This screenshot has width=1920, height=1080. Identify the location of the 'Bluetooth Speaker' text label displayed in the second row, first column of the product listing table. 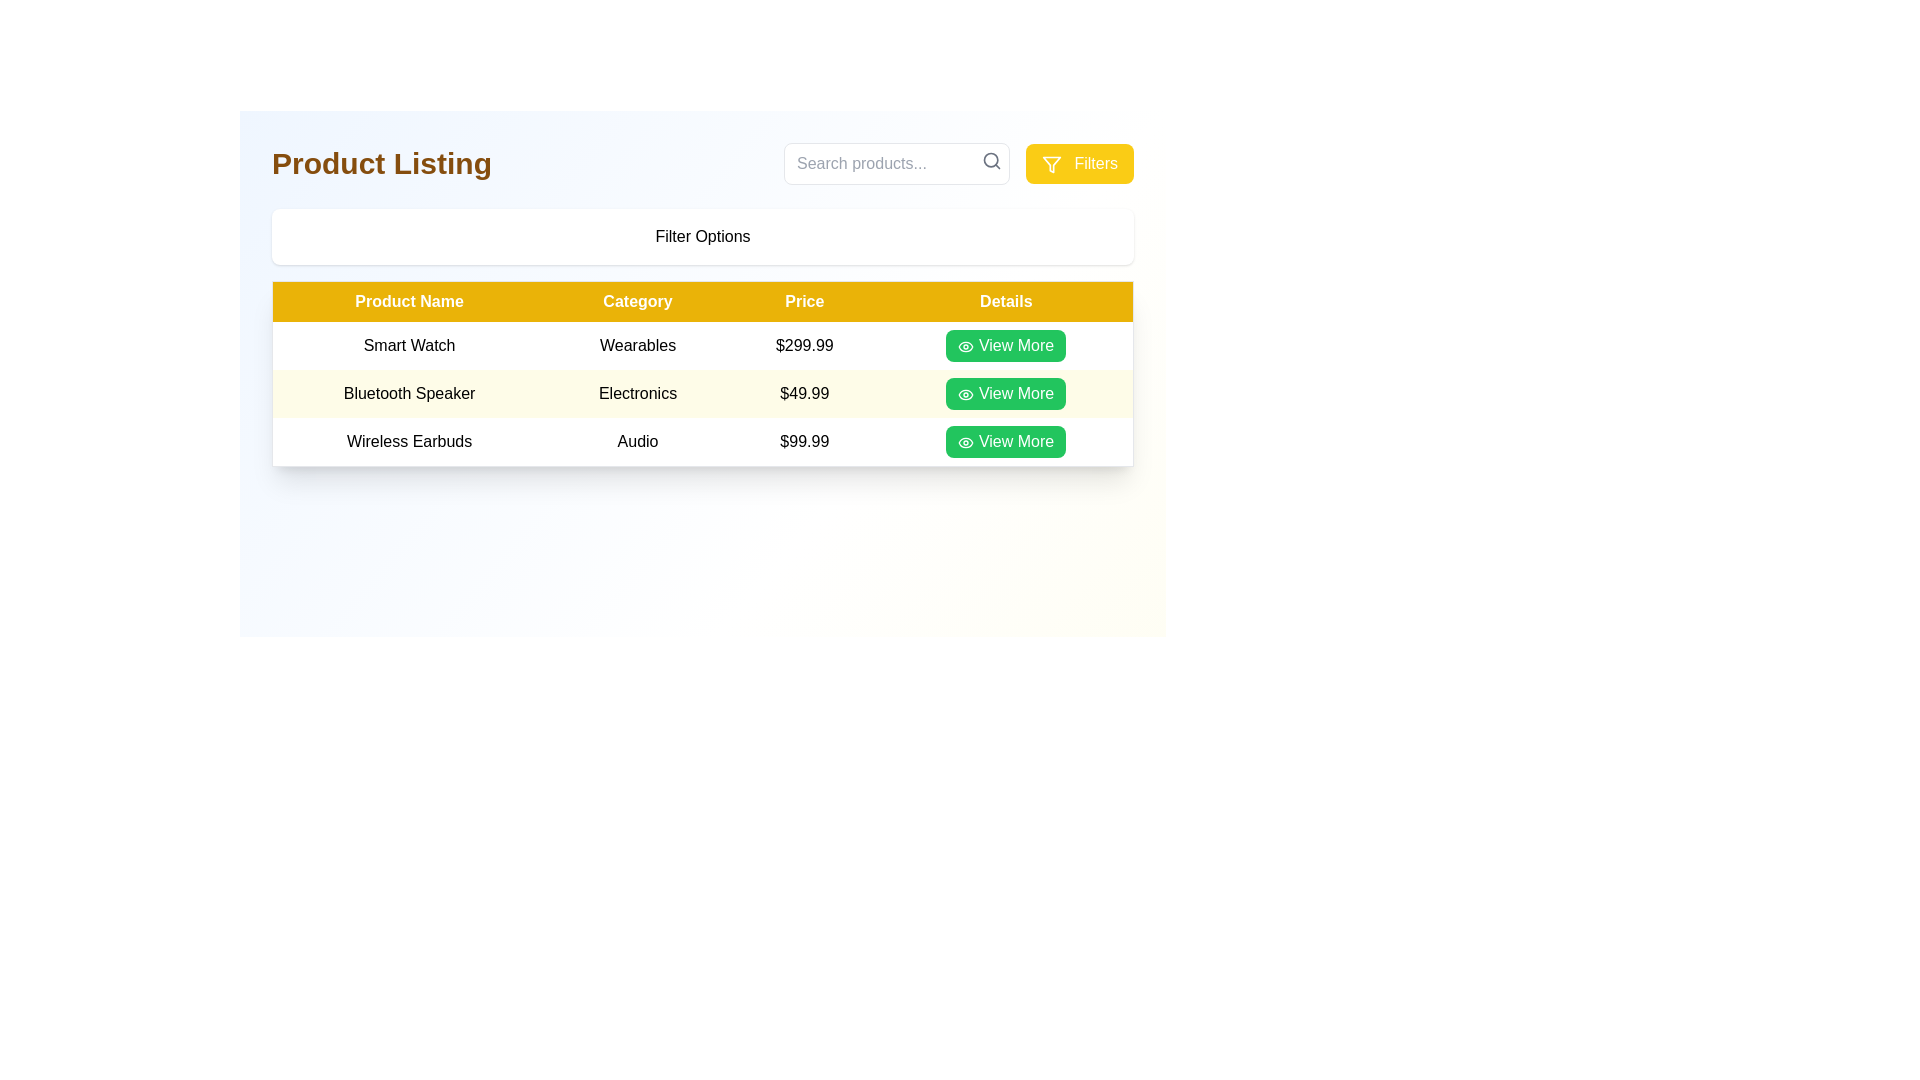
(408, 393).